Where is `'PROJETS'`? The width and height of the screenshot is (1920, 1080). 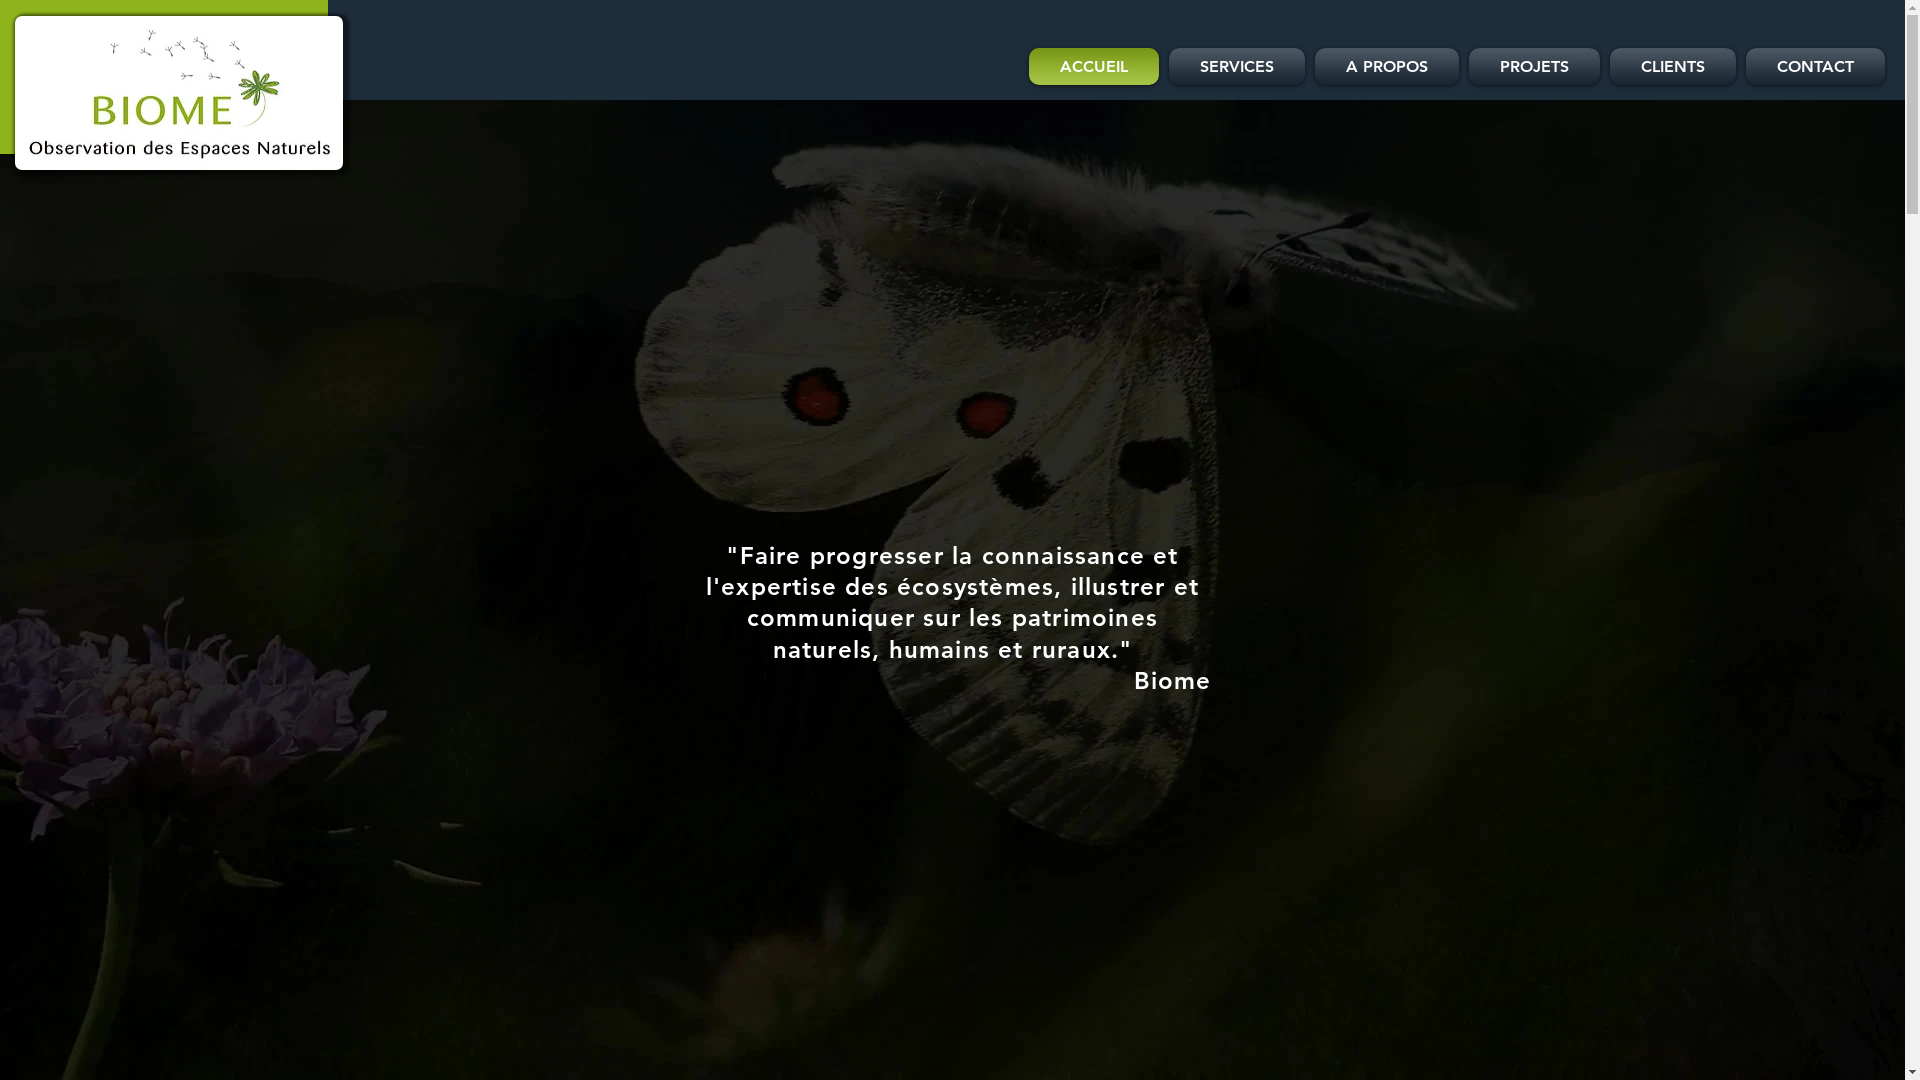
'PROJETS' is located at coordinates (1533, 65).